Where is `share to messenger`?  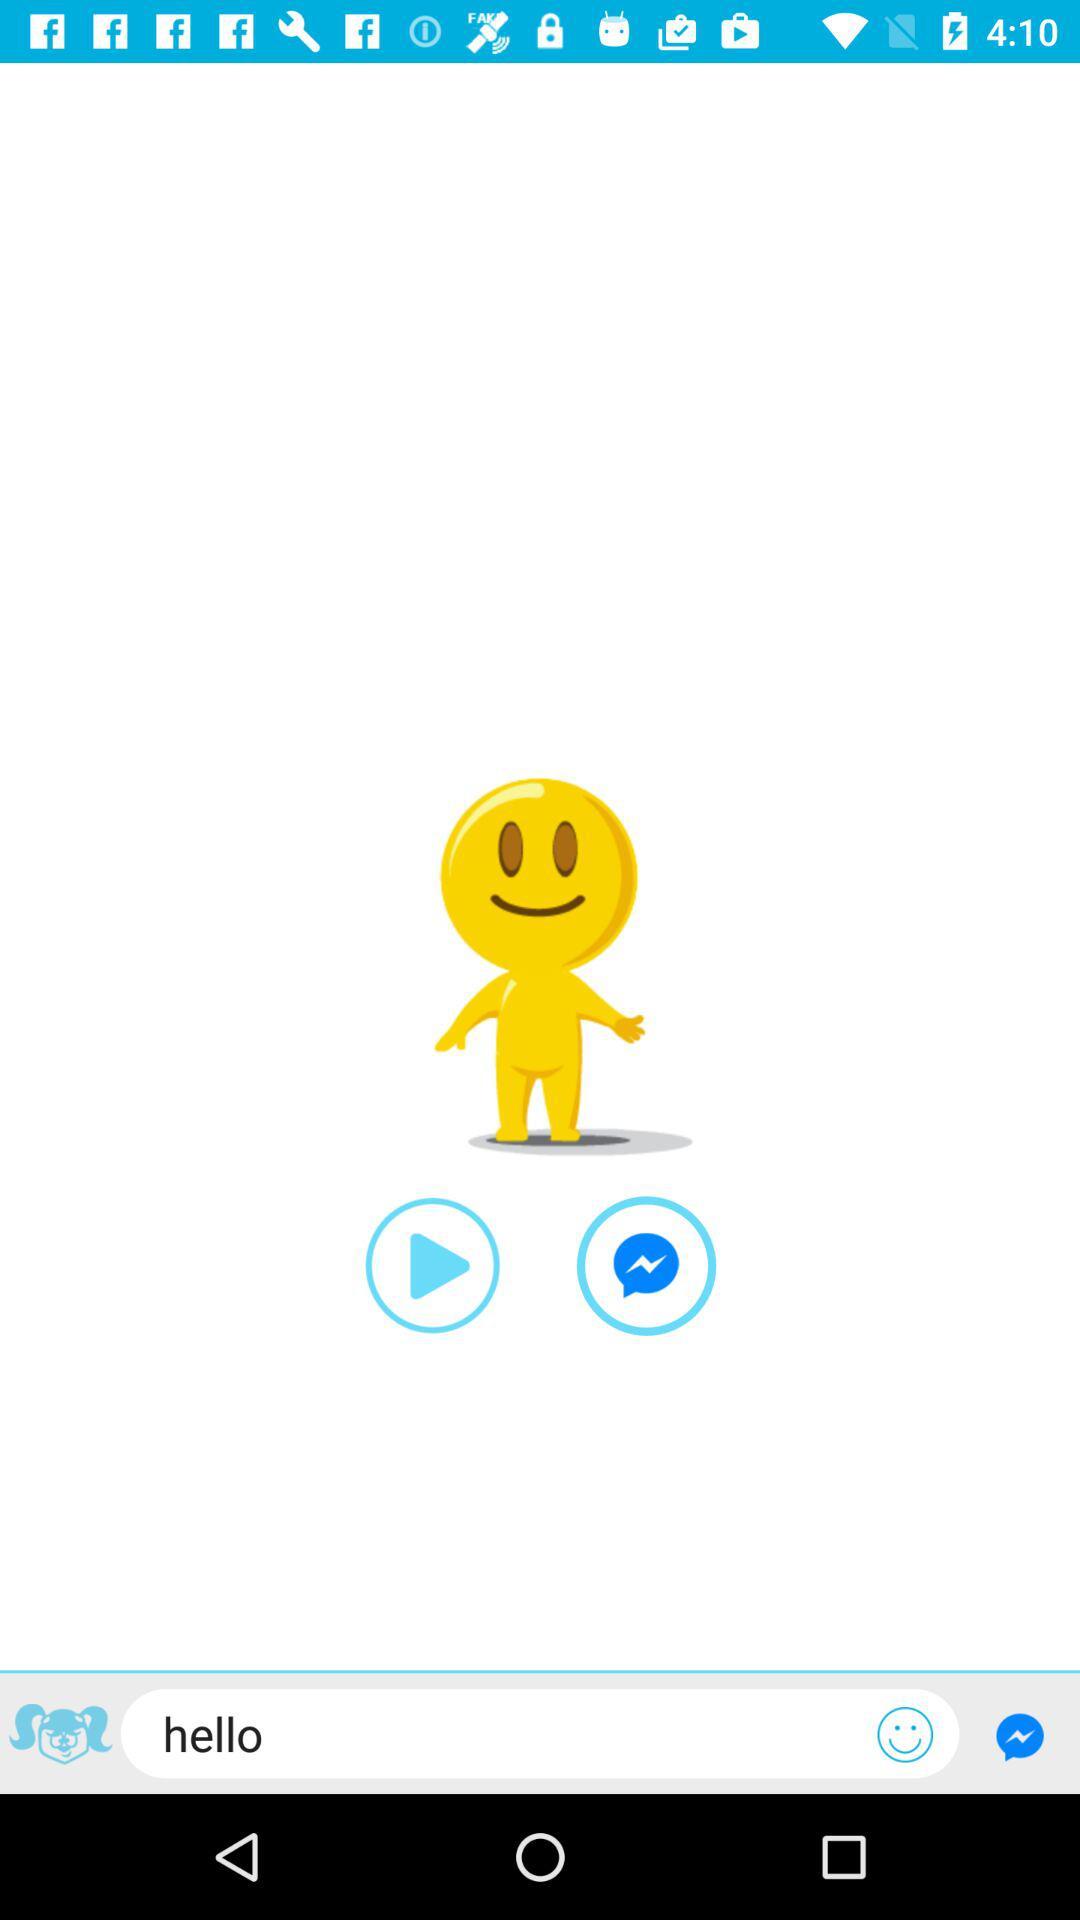
share to messenger is located at coordinates (646, 1265).